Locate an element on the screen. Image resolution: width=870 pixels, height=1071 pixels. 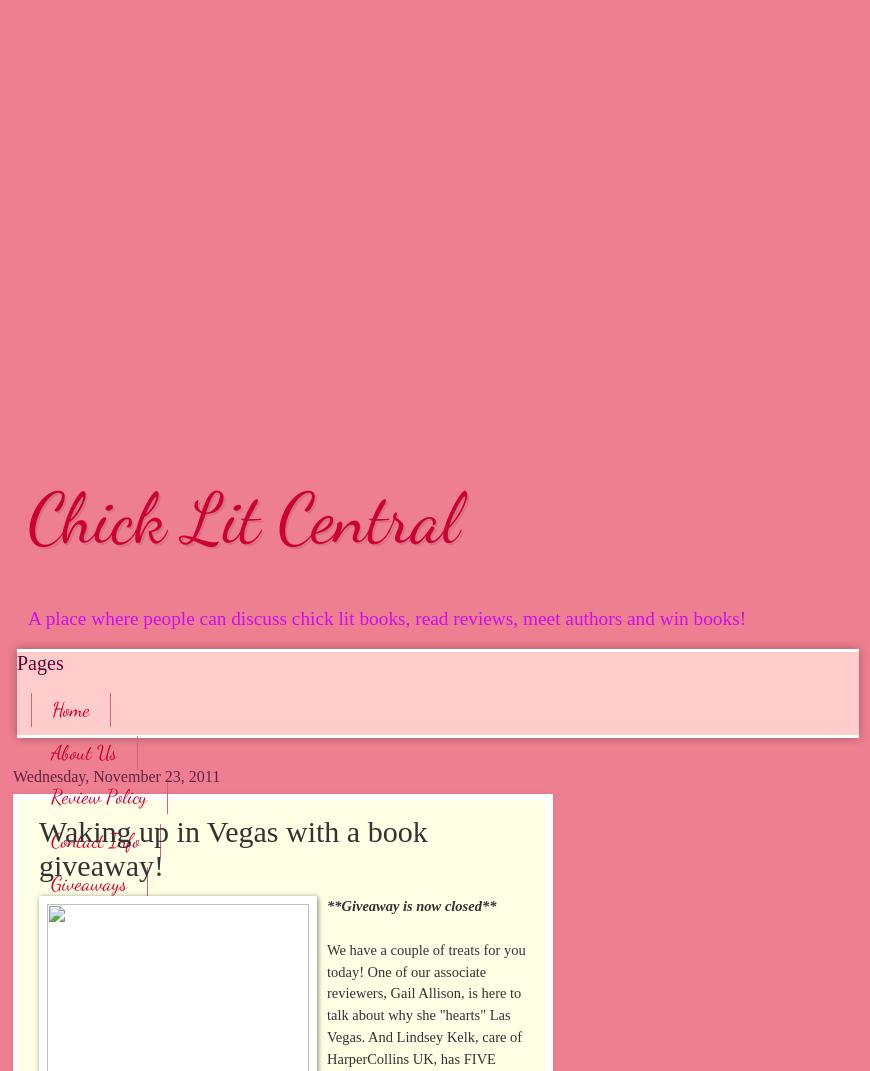
'Home' is located at coordinates (69, 709).